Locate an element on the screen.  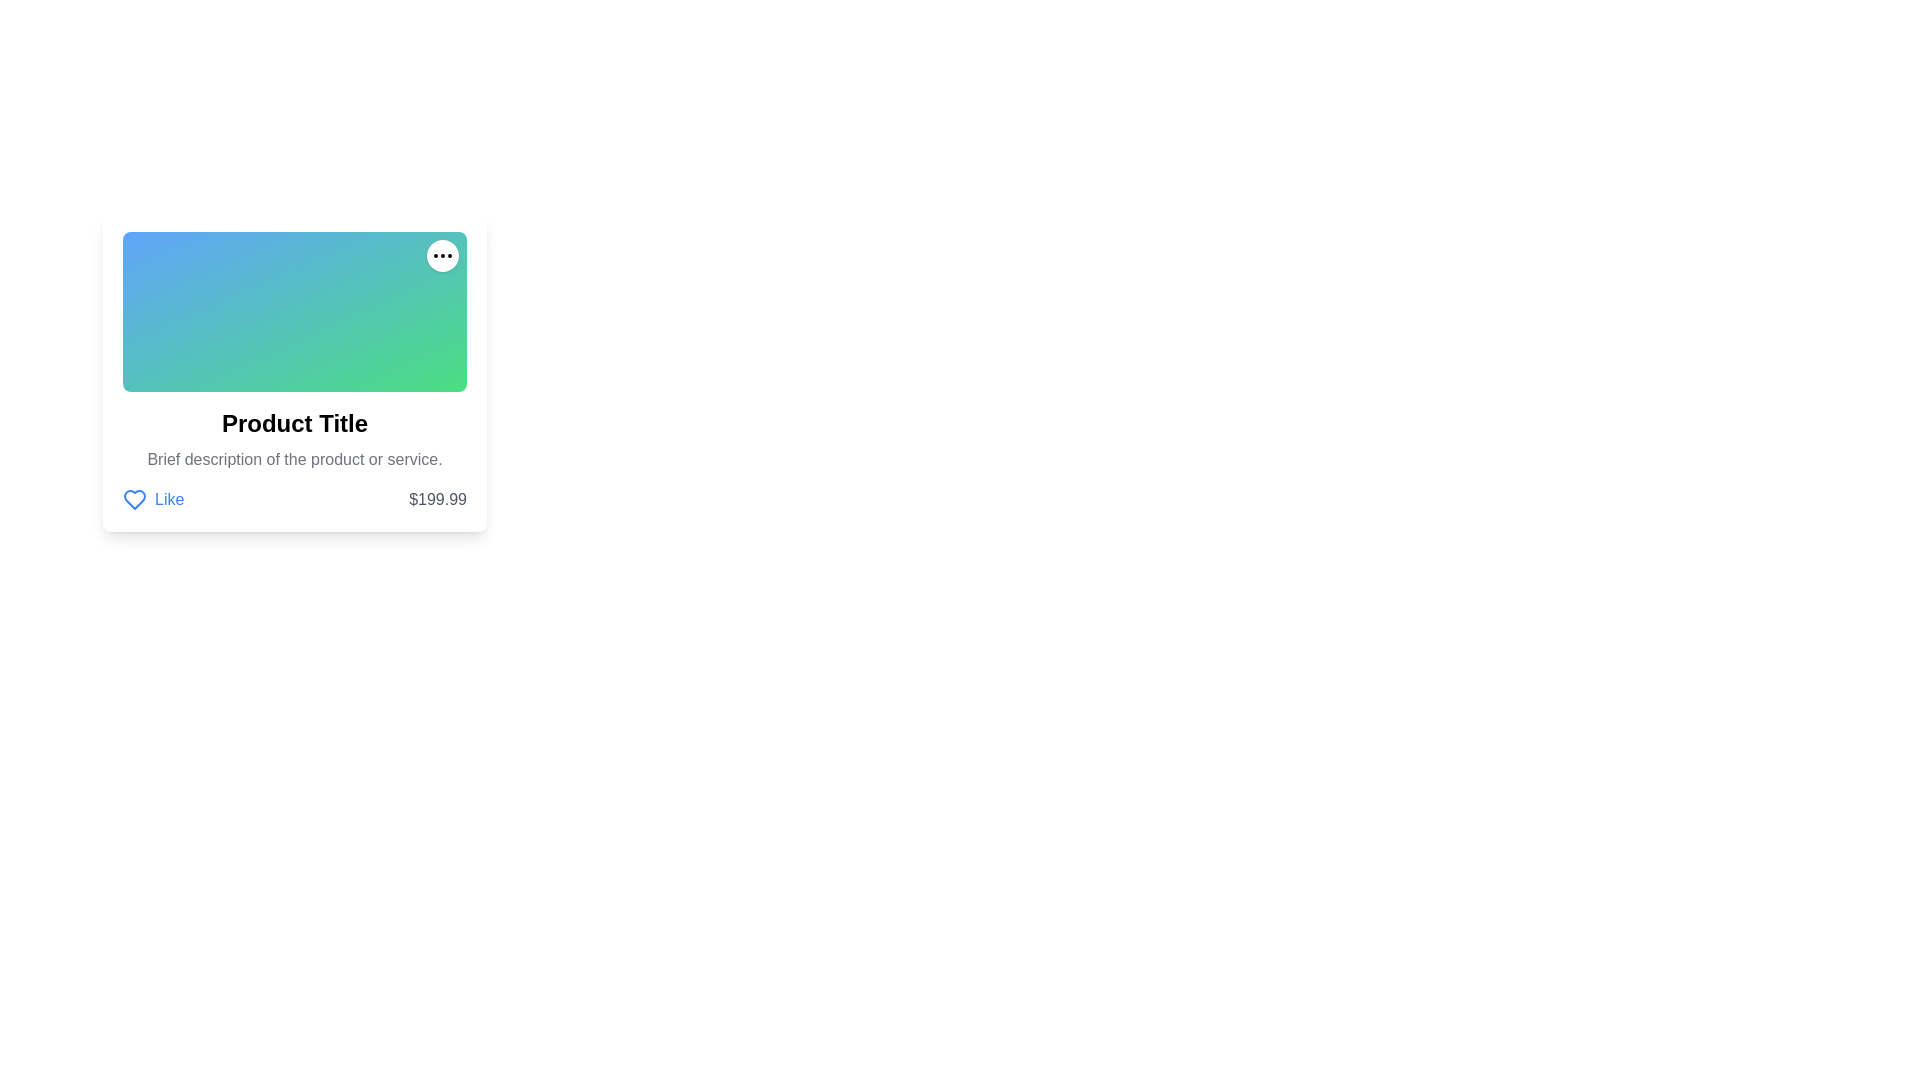
text content of the gray text component displaying 'Brief description of the product or service.' which is located below the 'Product Title' and above the 'Like' indicator is located at coordinates (293, 459).